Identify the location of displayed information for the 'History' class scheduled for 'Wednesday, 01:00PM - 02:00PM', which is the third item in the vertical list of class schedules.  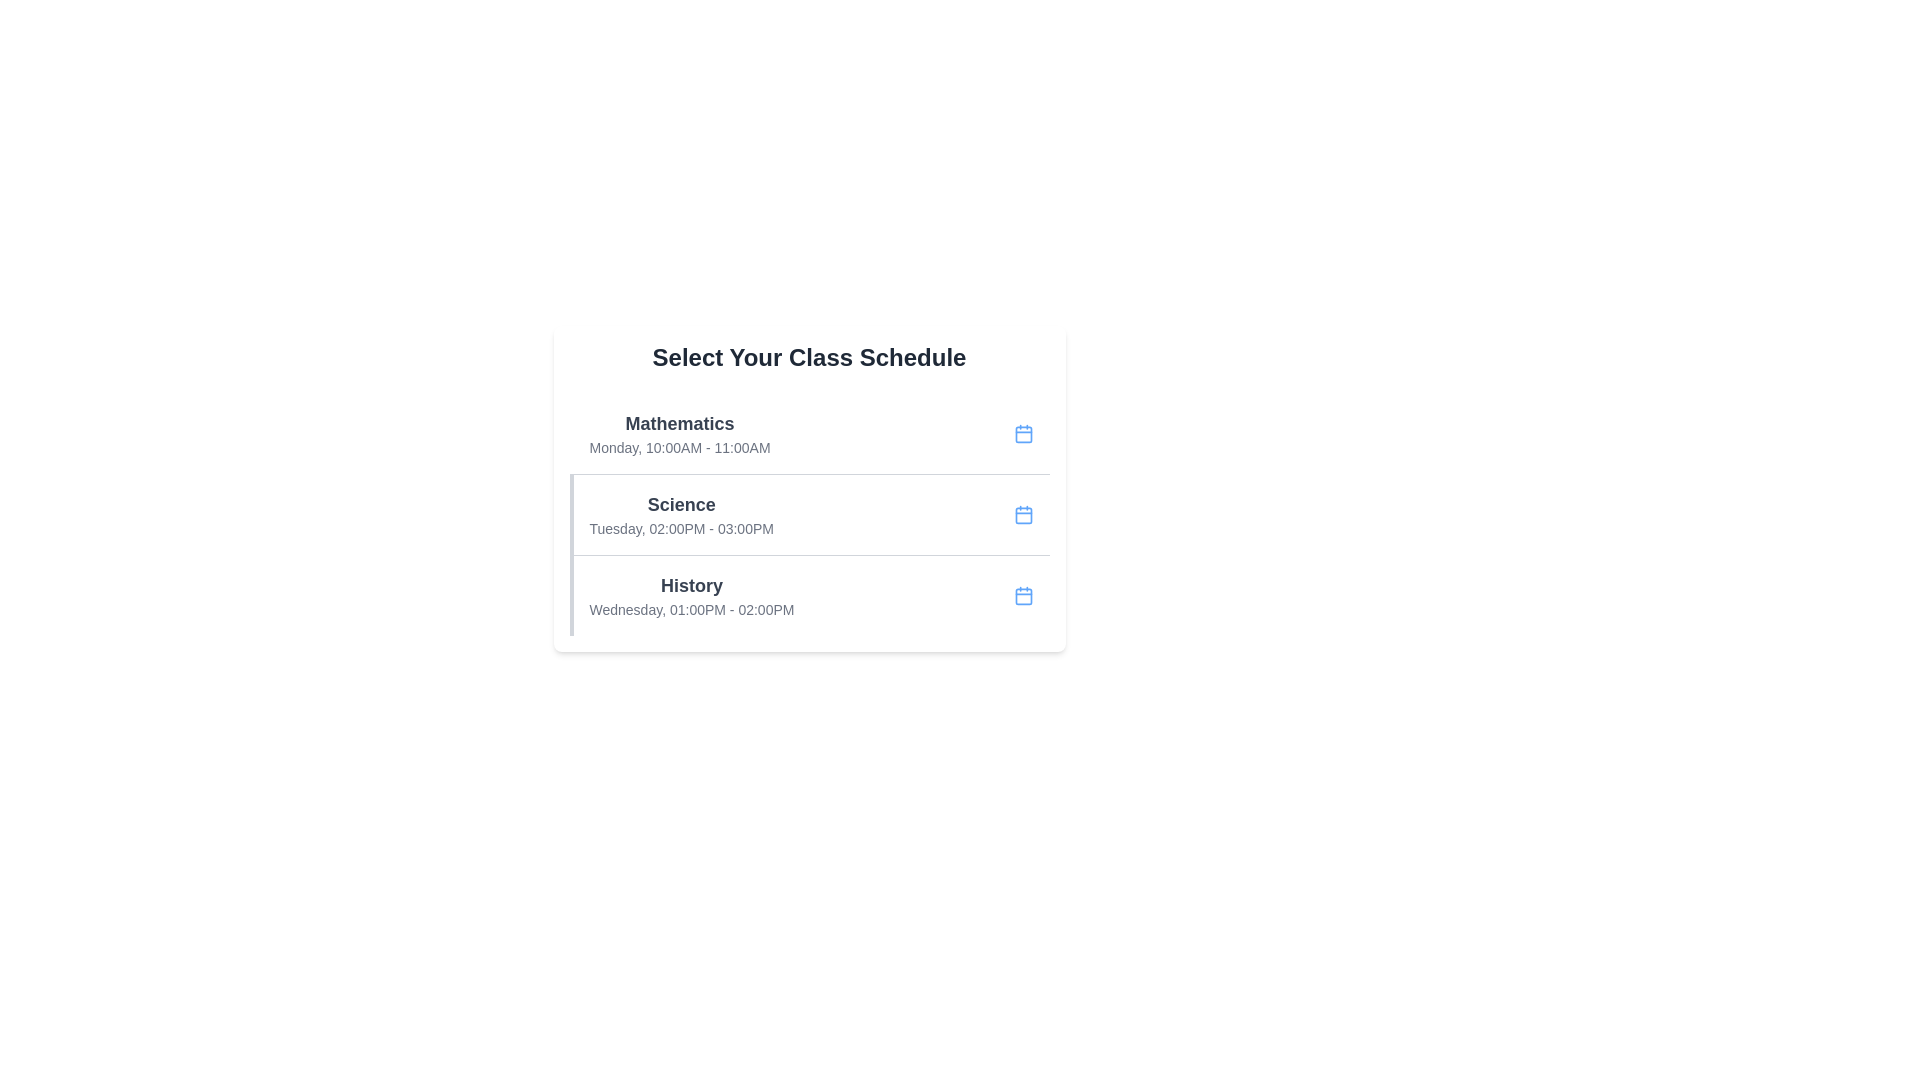
(809, 594).